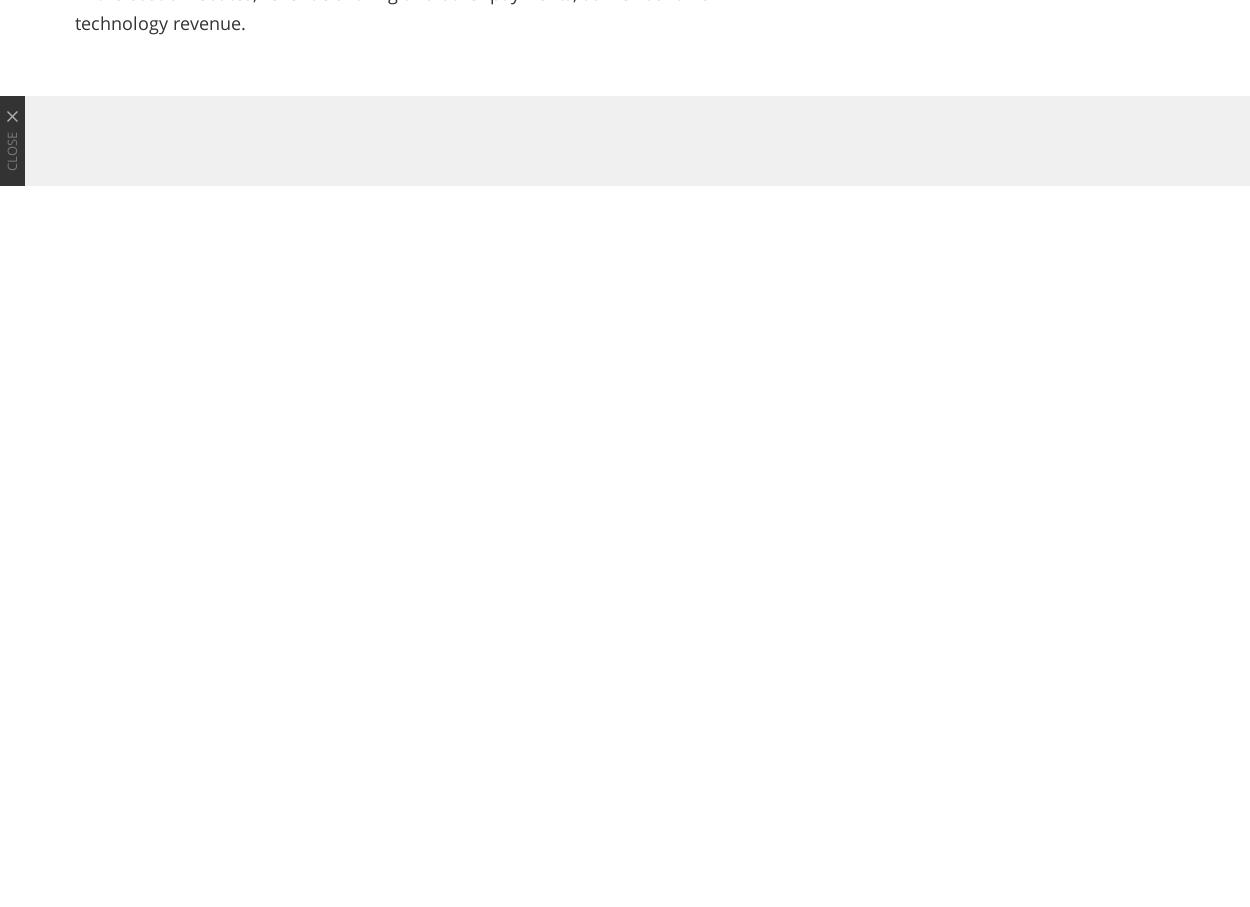 Image resolution: width=1250 pixels, height=907 pixels. I want to click on 'Back-to-School Season Means Gearing Up for More e-Learning and Working From Home', so click(754, 799).